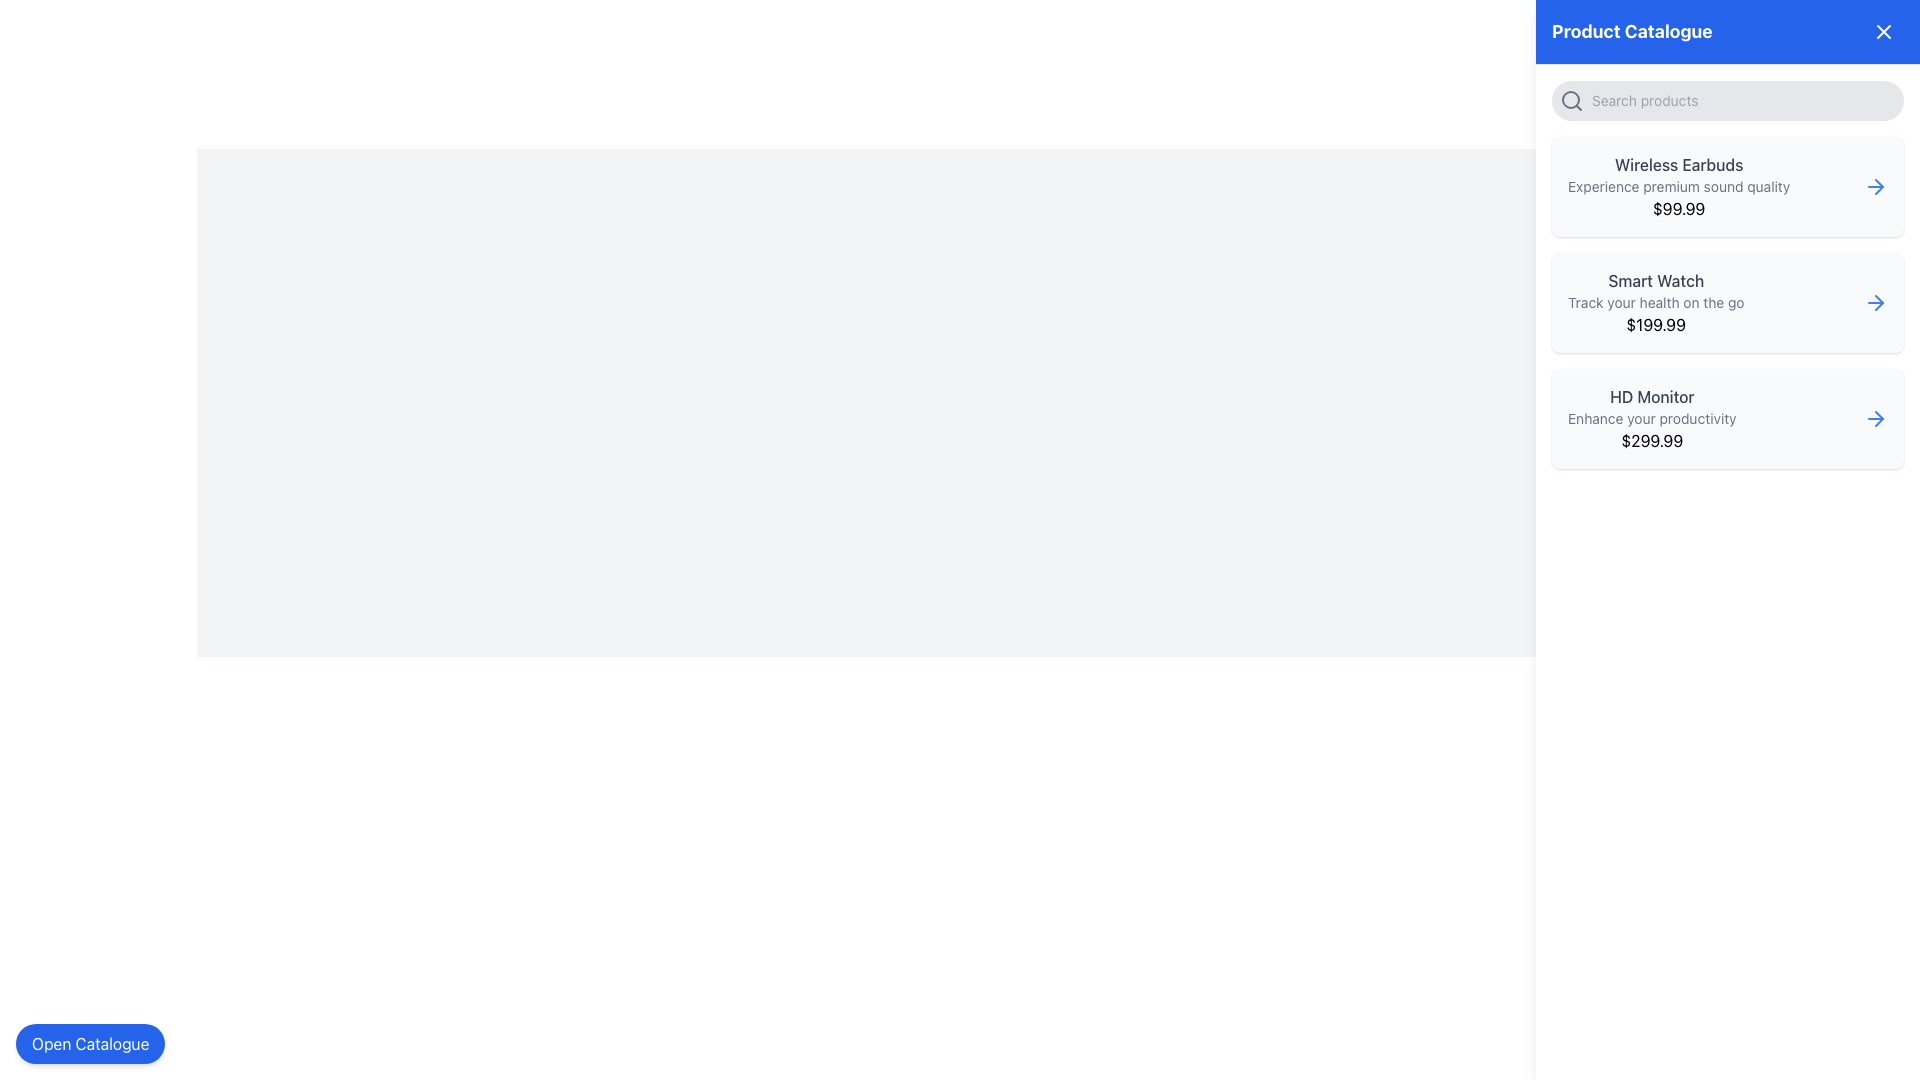  What do you see at coordinates (1882, 31) in the screenshot?
I see `the close button located at the top-right corner of the sidebar to hide the sidebar panel` at bounding box center [1882, 31].